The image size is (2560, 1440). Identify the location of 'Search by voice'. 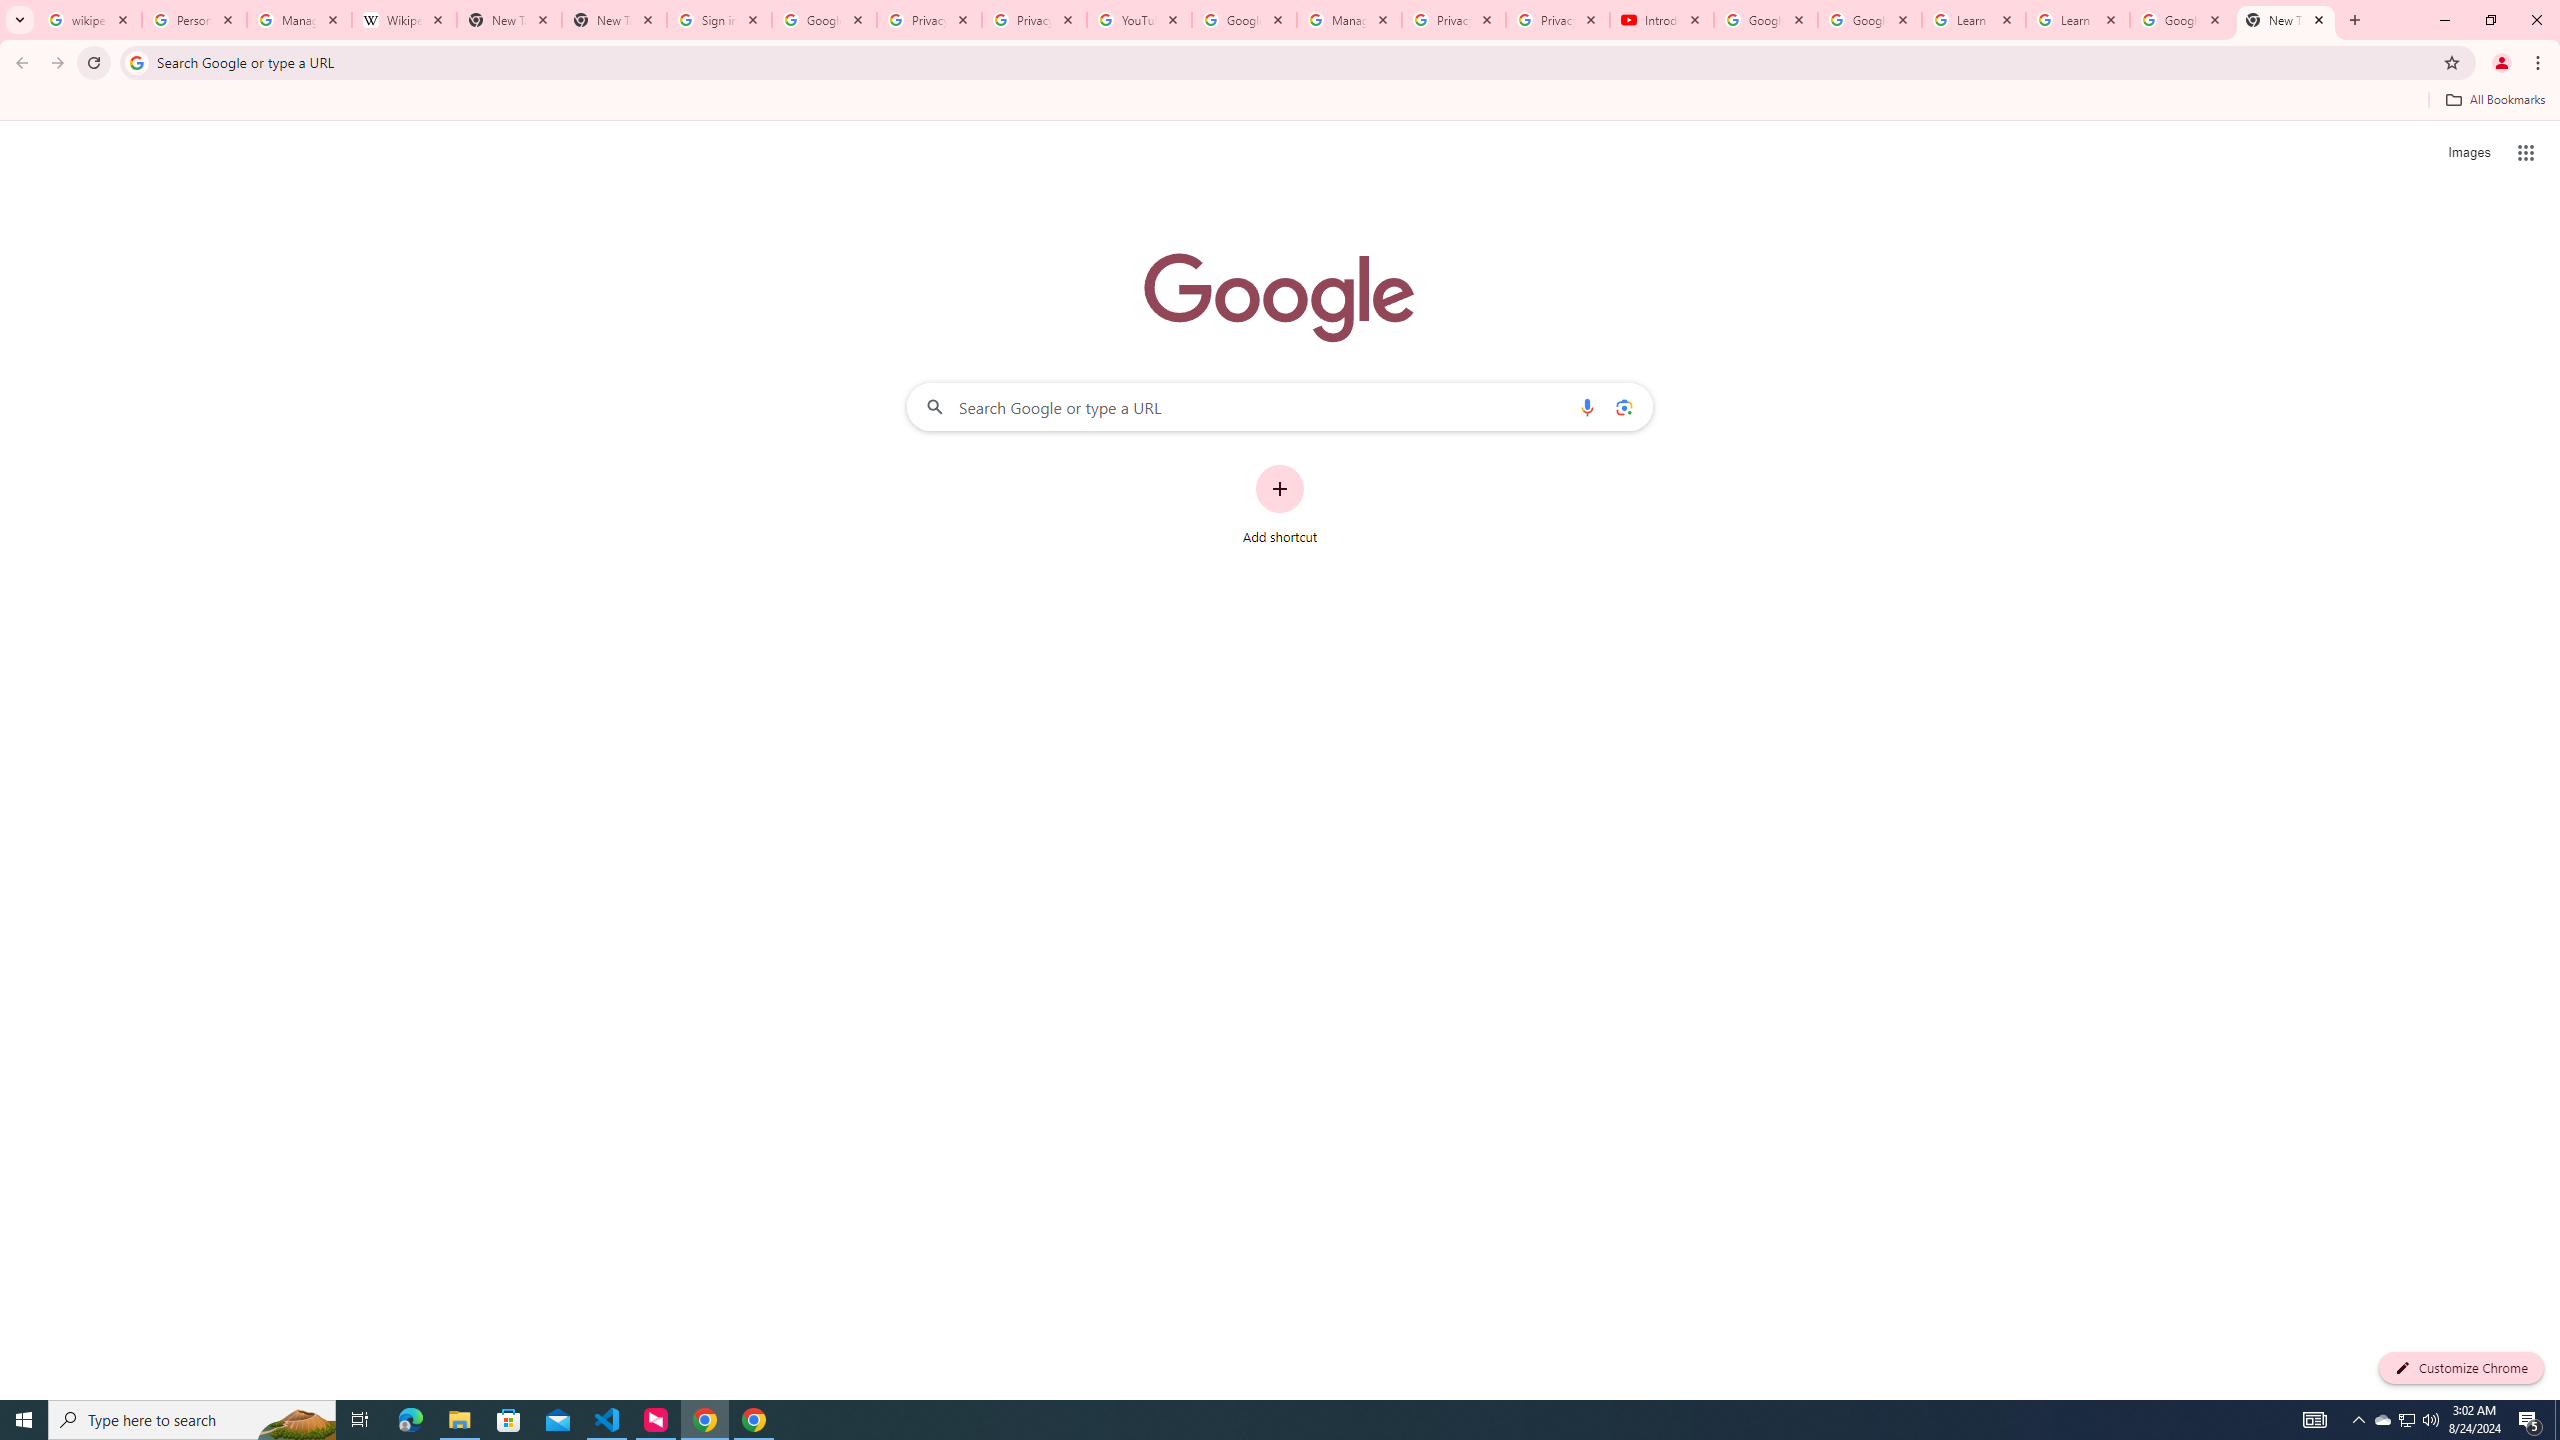
(1586, 405).